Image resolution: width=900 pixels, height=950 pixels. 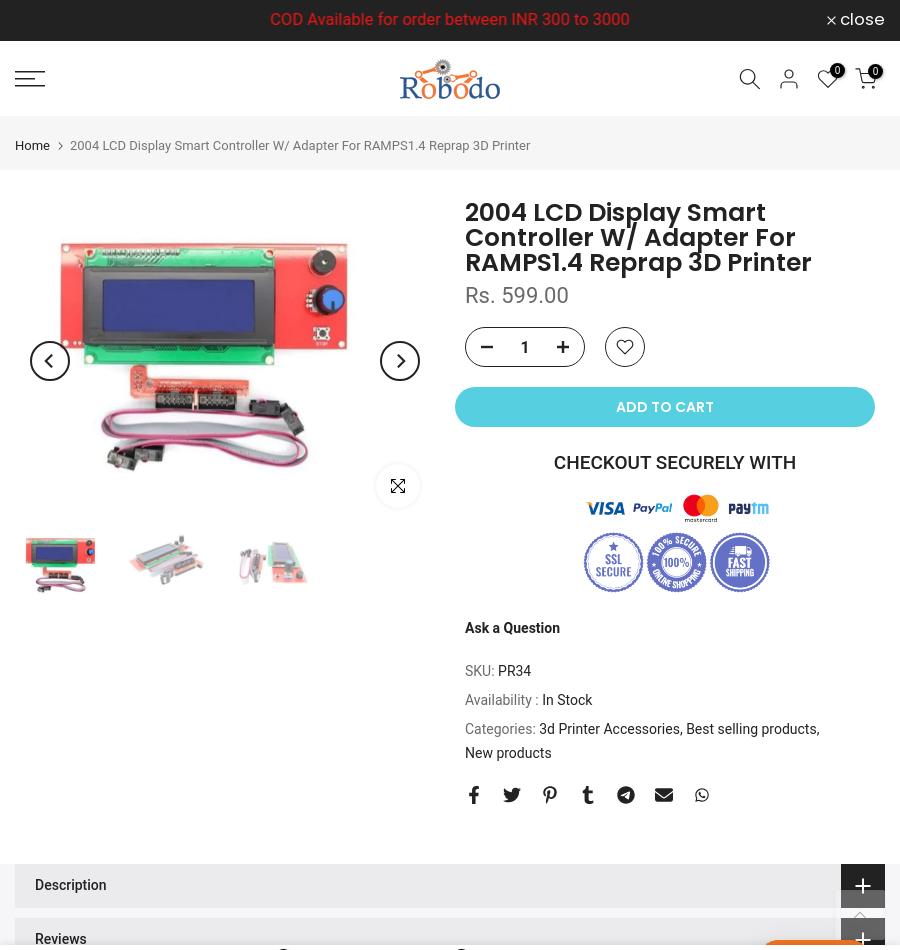 What do you see at coordinates (69, 882) in the screenshot?
I see `'Description'` at bounding box center [69, 882].